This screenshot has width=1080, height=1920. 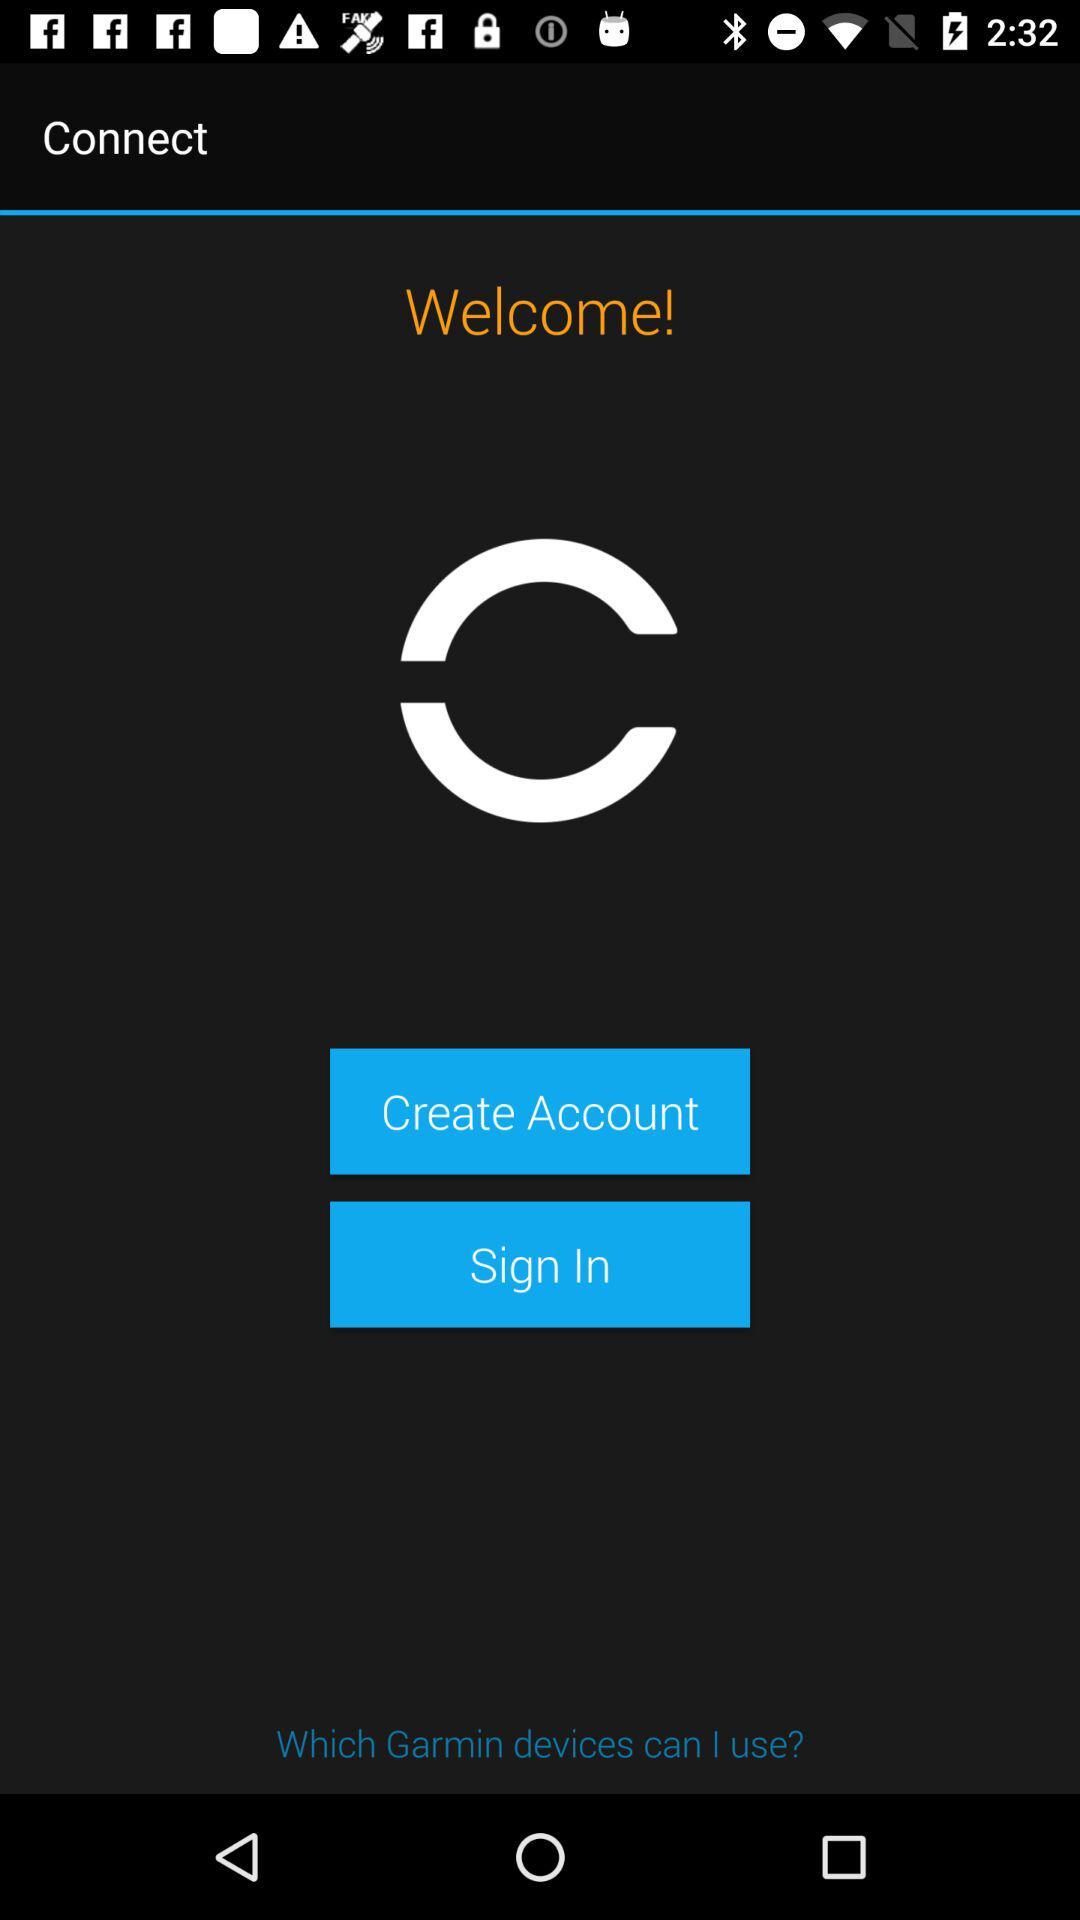 I want to click on sign in icon, so click(x=540, y=1263).